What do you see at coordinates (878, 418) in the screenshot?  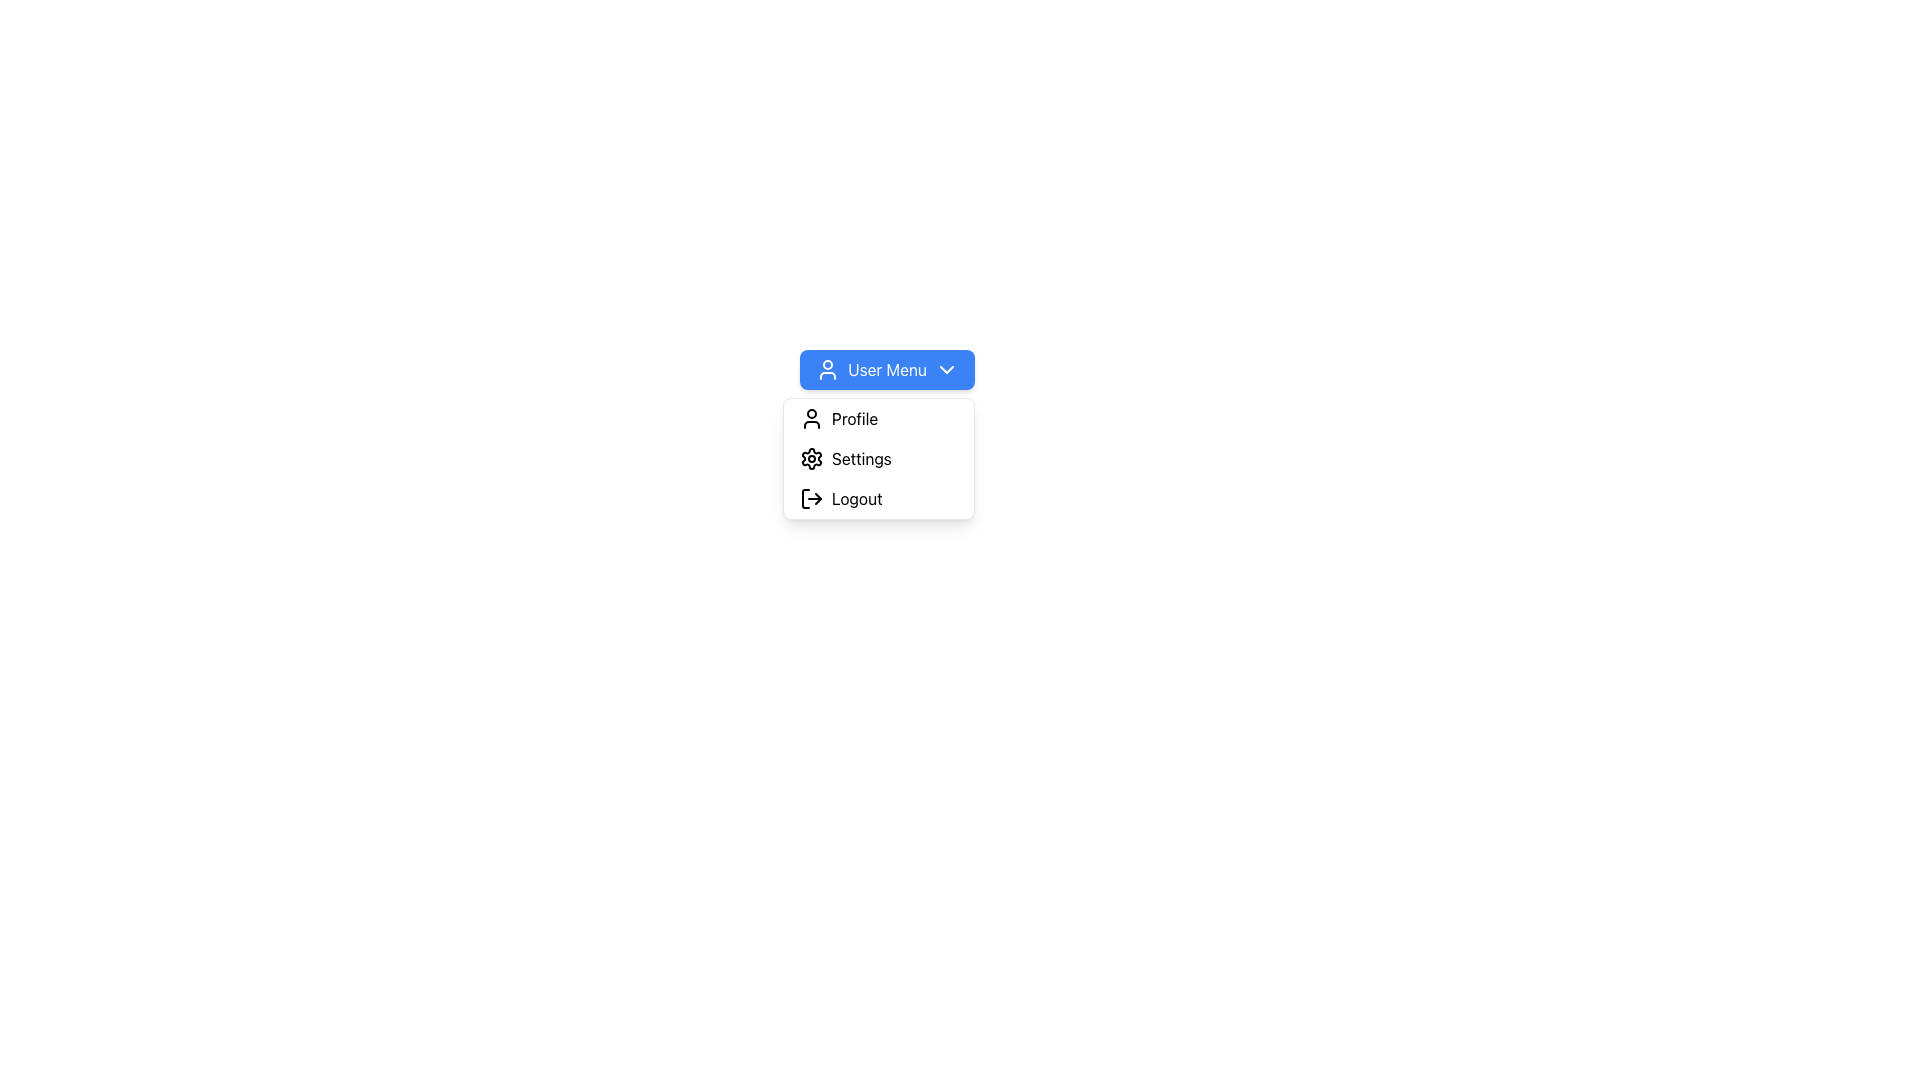 I see `the first item in the user menu dropdown list, which is the Profile option` at bounding box center [878, 418].